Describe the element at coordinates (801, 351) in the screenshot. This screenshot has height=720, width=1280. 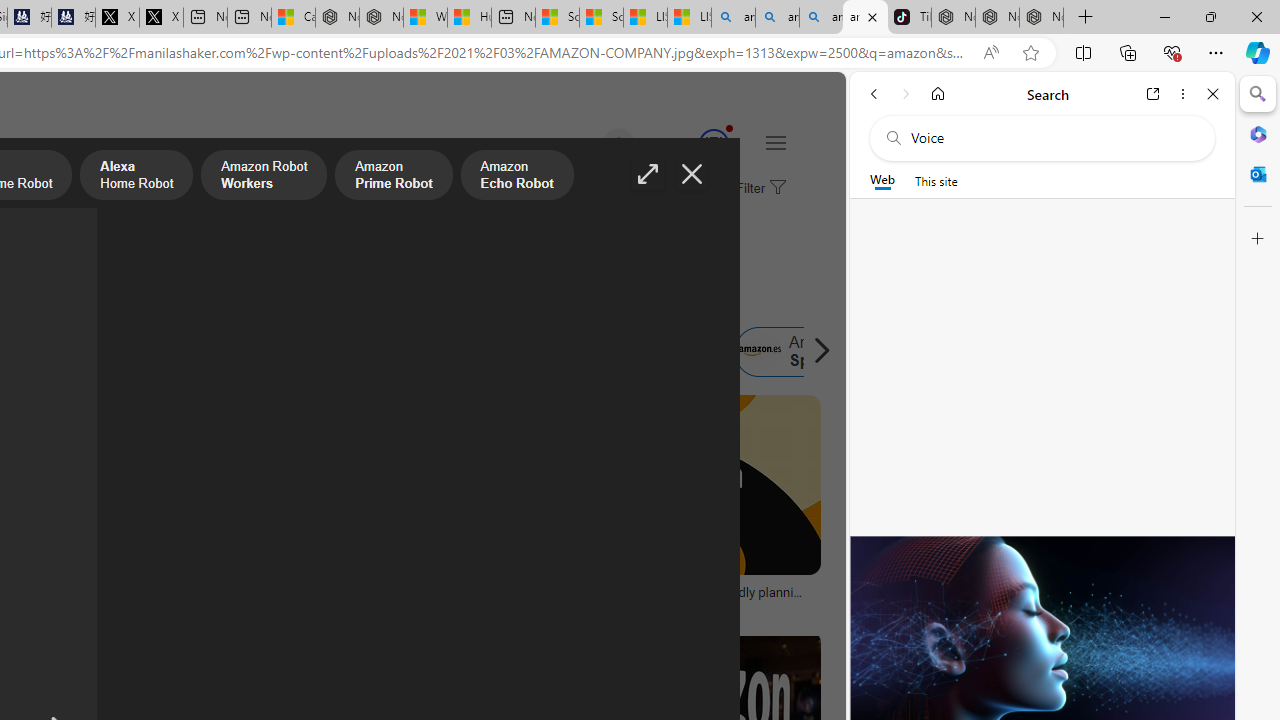
I see `'Class: item col'` at that location.